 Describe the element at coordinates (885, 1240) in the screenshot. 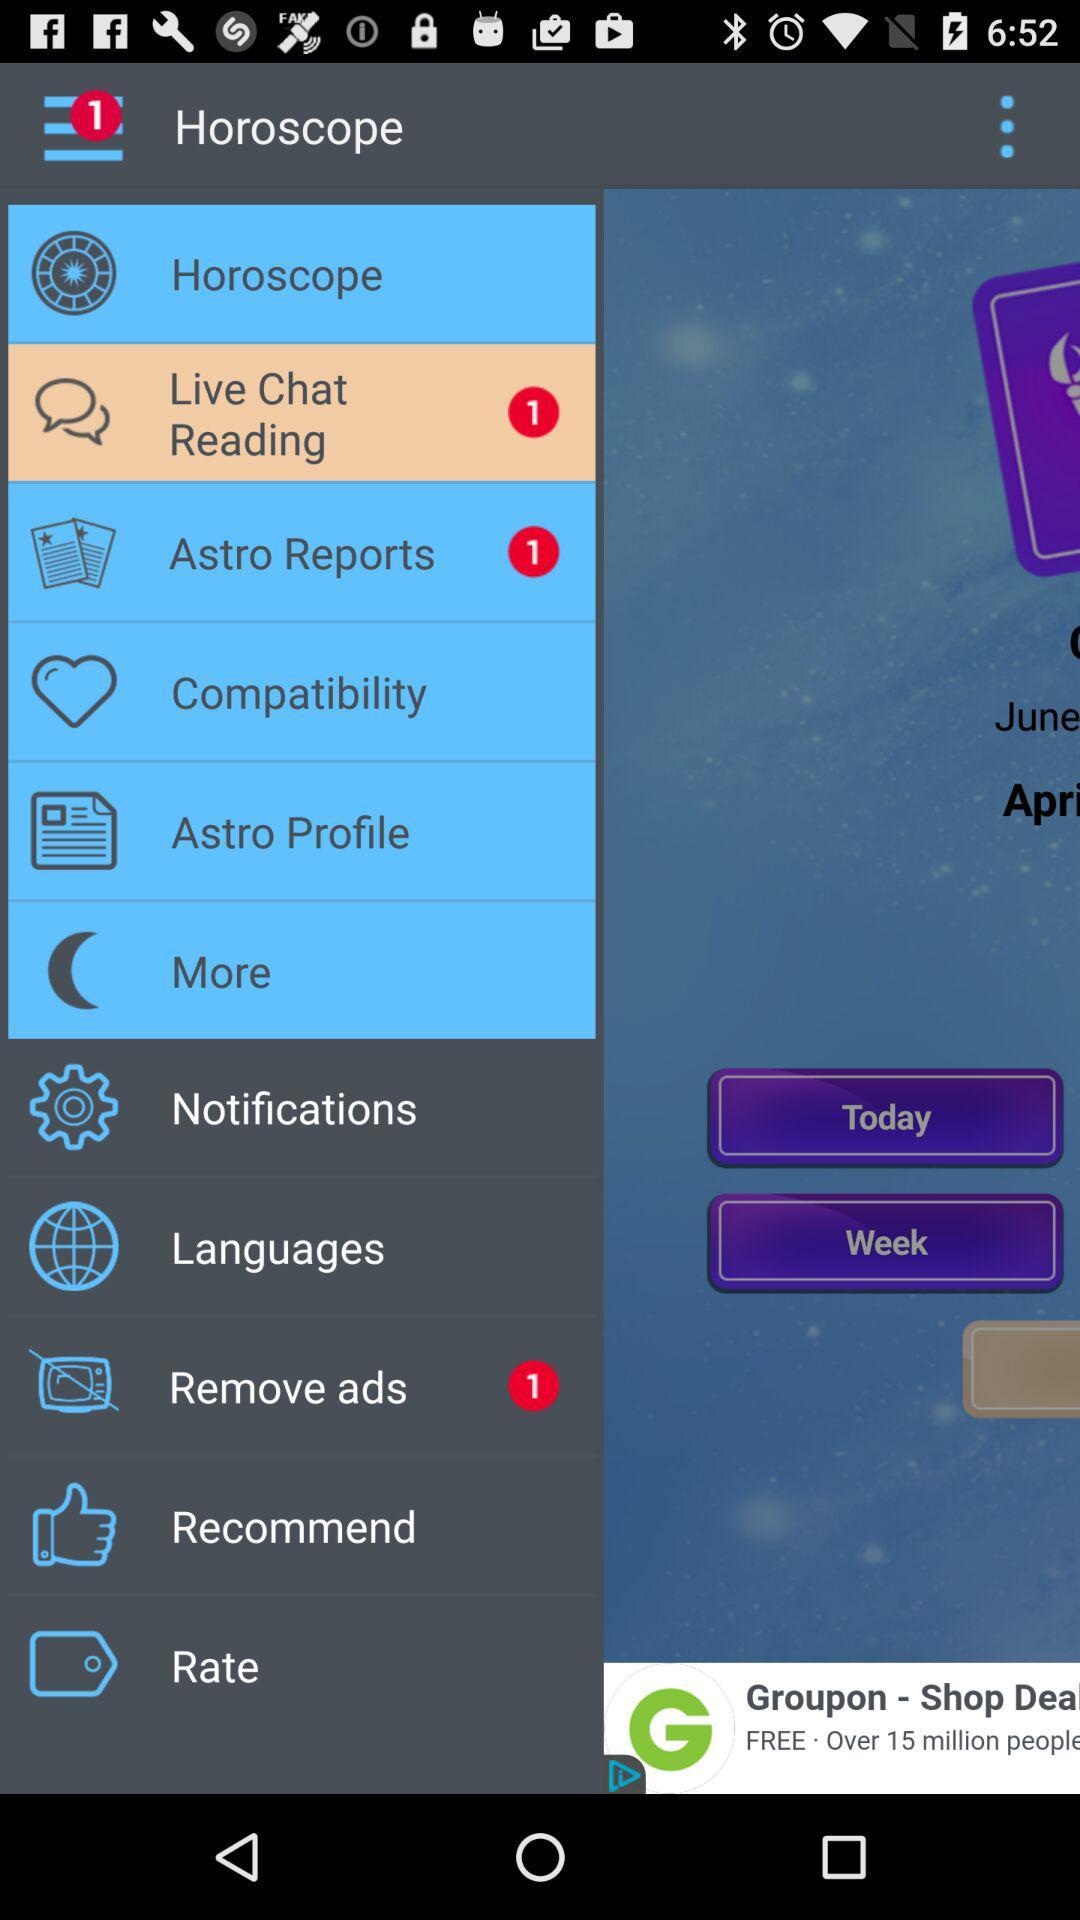

I see `weekly horscope purpple button` at that location.